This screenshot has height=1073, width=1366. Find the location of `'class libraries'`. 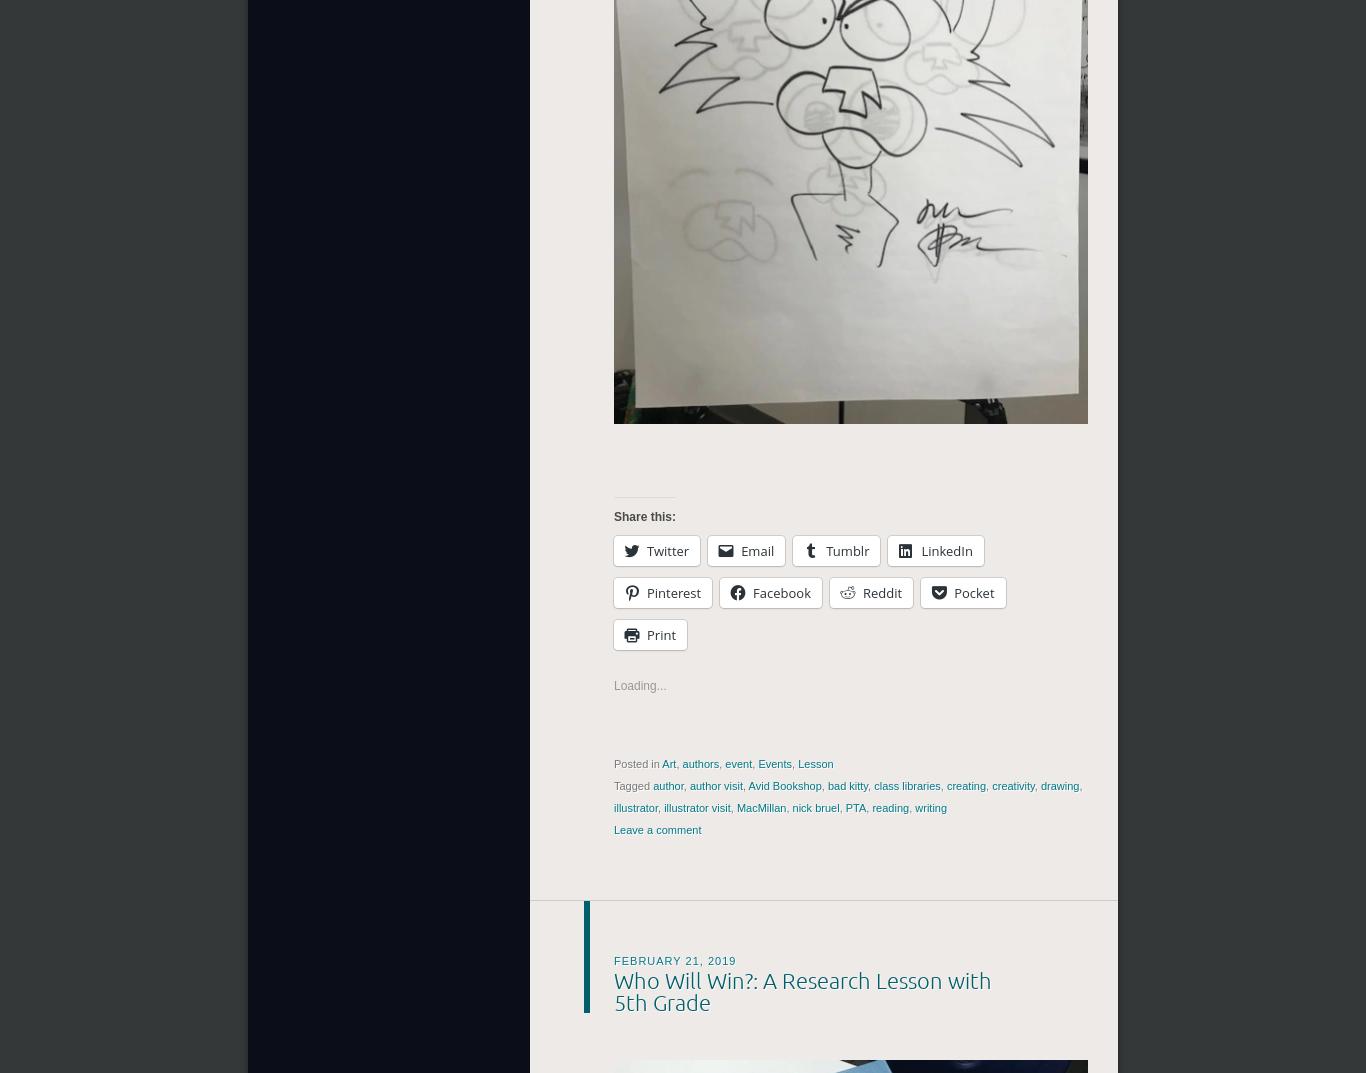

'class libraries' is located at coordinates (906, 785).